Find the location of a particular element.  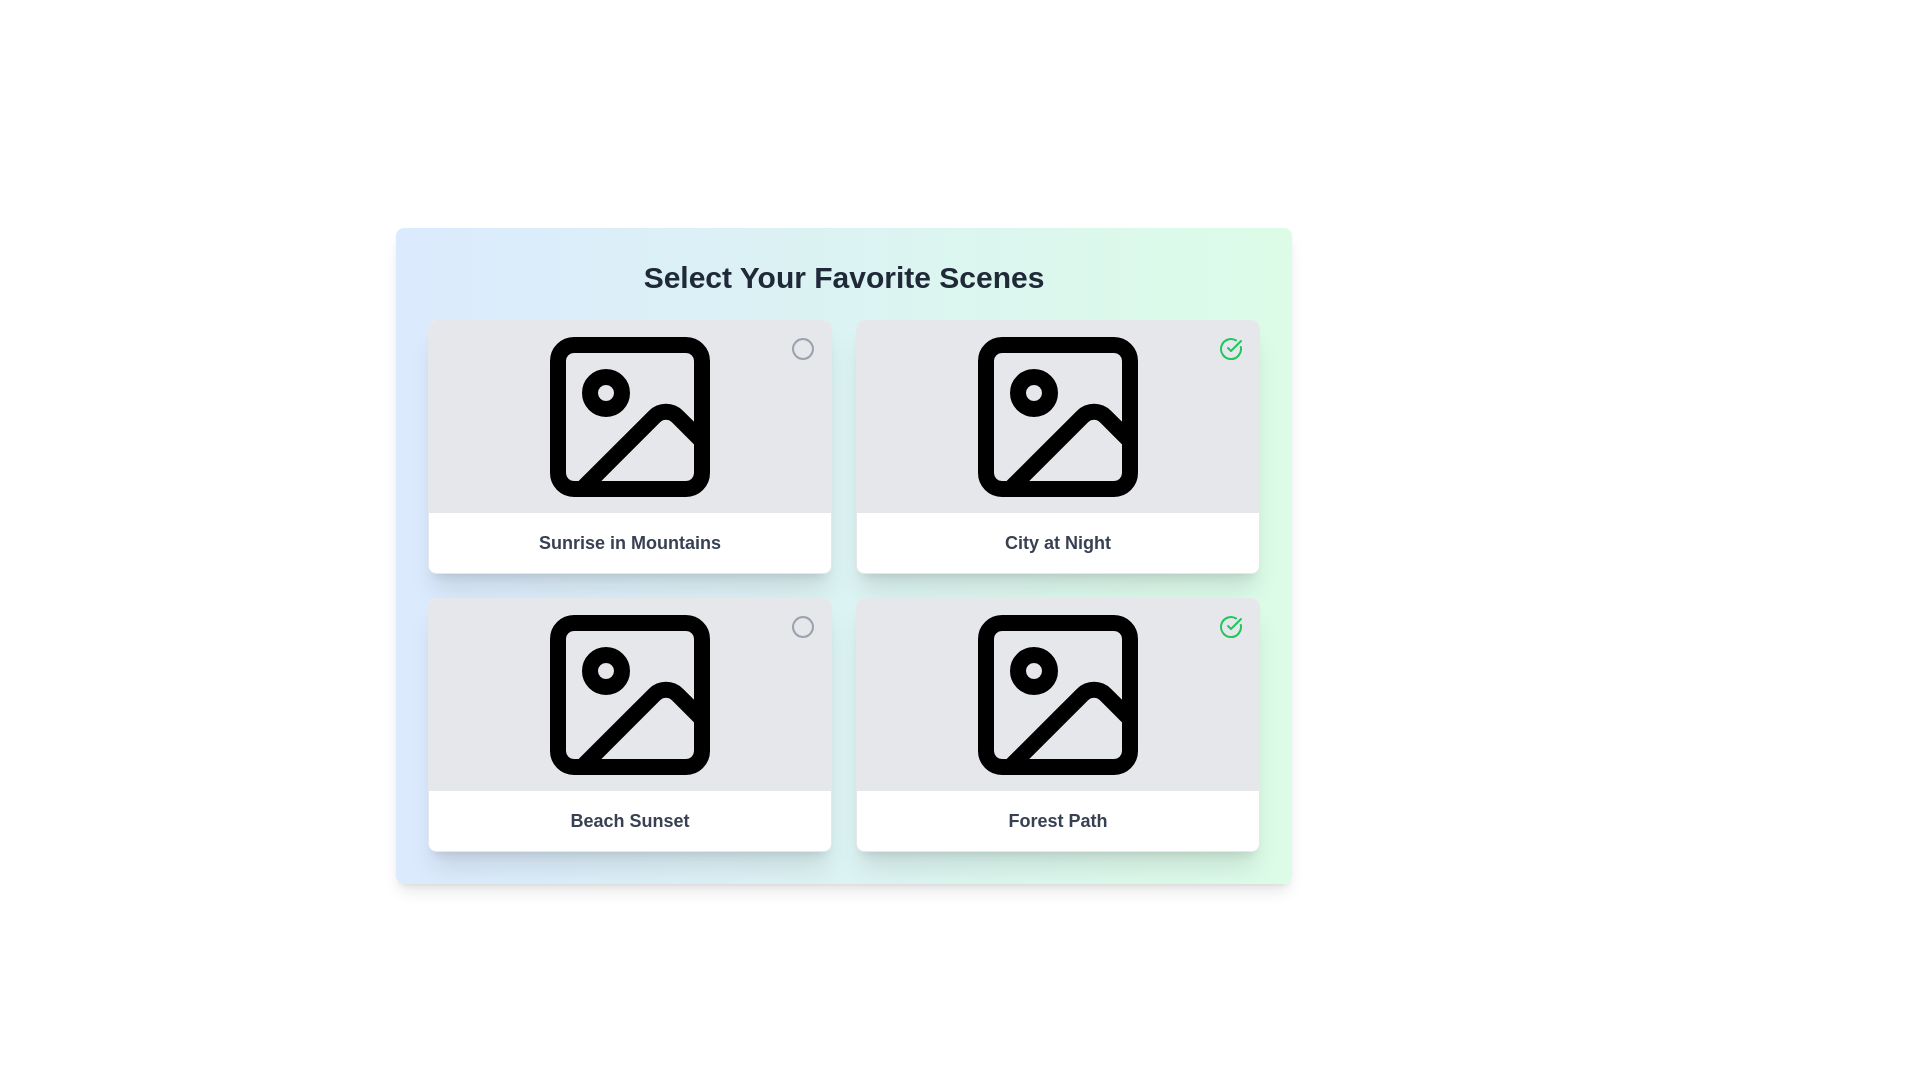

the image of the media item titled 'Forest Path' by interacting with its corresponding image element is located at coordinates (1056, 693).